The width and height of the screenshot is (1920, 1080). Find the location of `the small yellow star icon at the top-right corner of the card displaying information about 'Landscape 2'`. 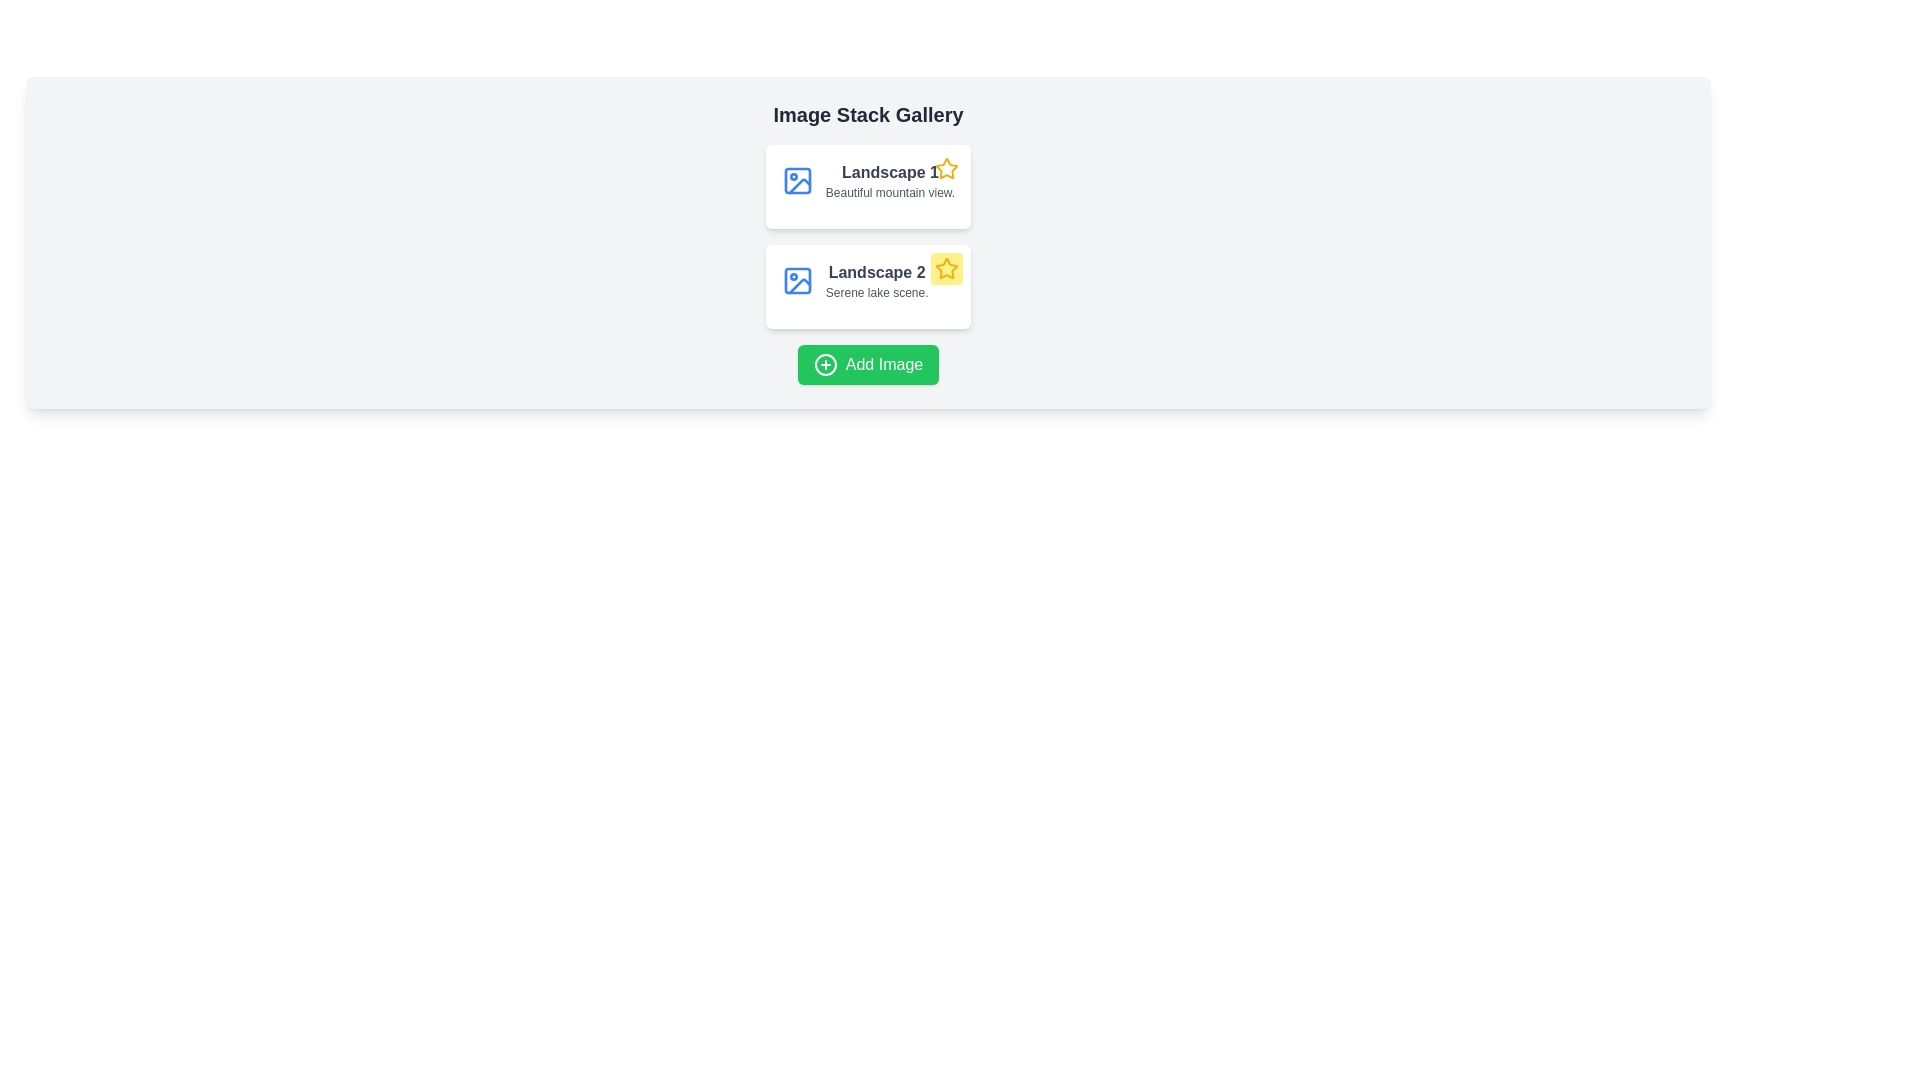

the small yellow star icon at the top-right corner of the card displaying information about 'Landscape 2' is located at coordinates (946, 268).